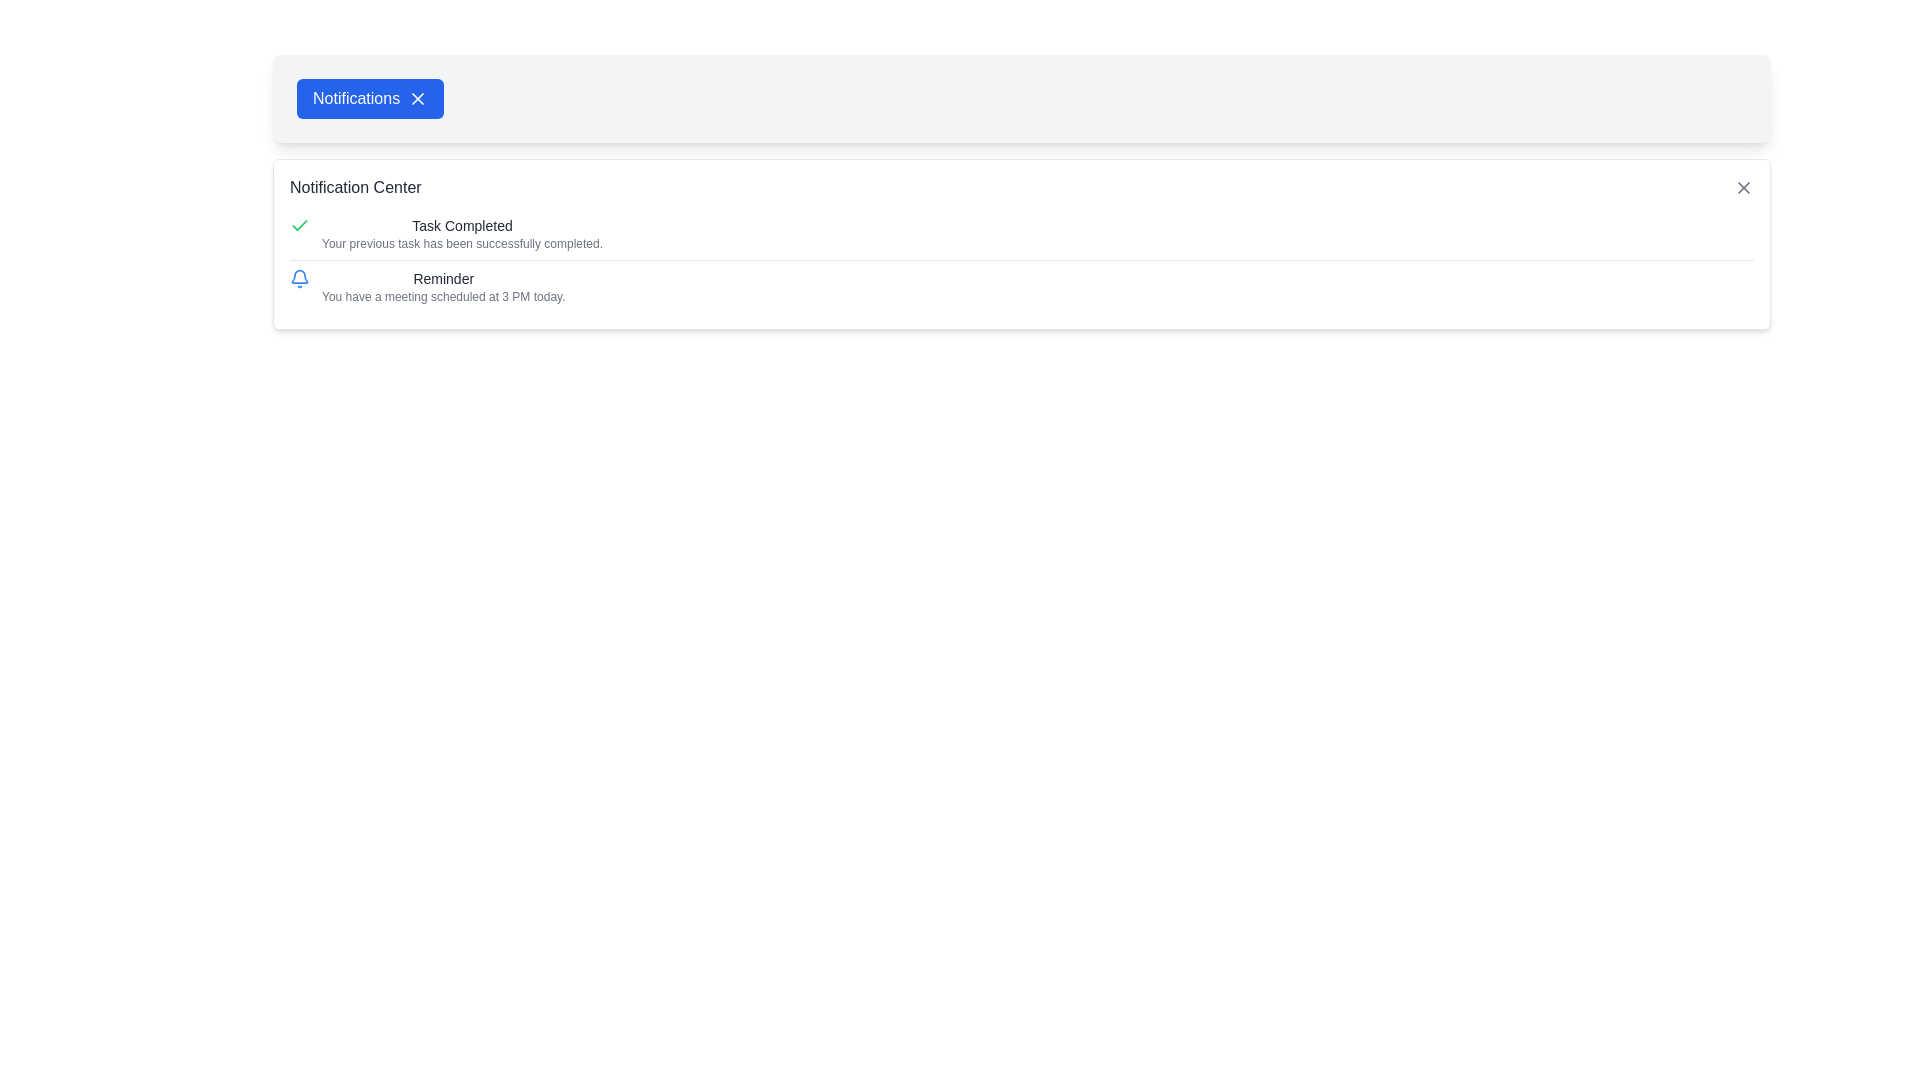 The image size is (1920, 1080). Describe the element at coordinates (461, 225) in the screenshot. I see `the 'Task Completed' text label, which is located at the top of the first notification entry in the Notification Center` at that location.